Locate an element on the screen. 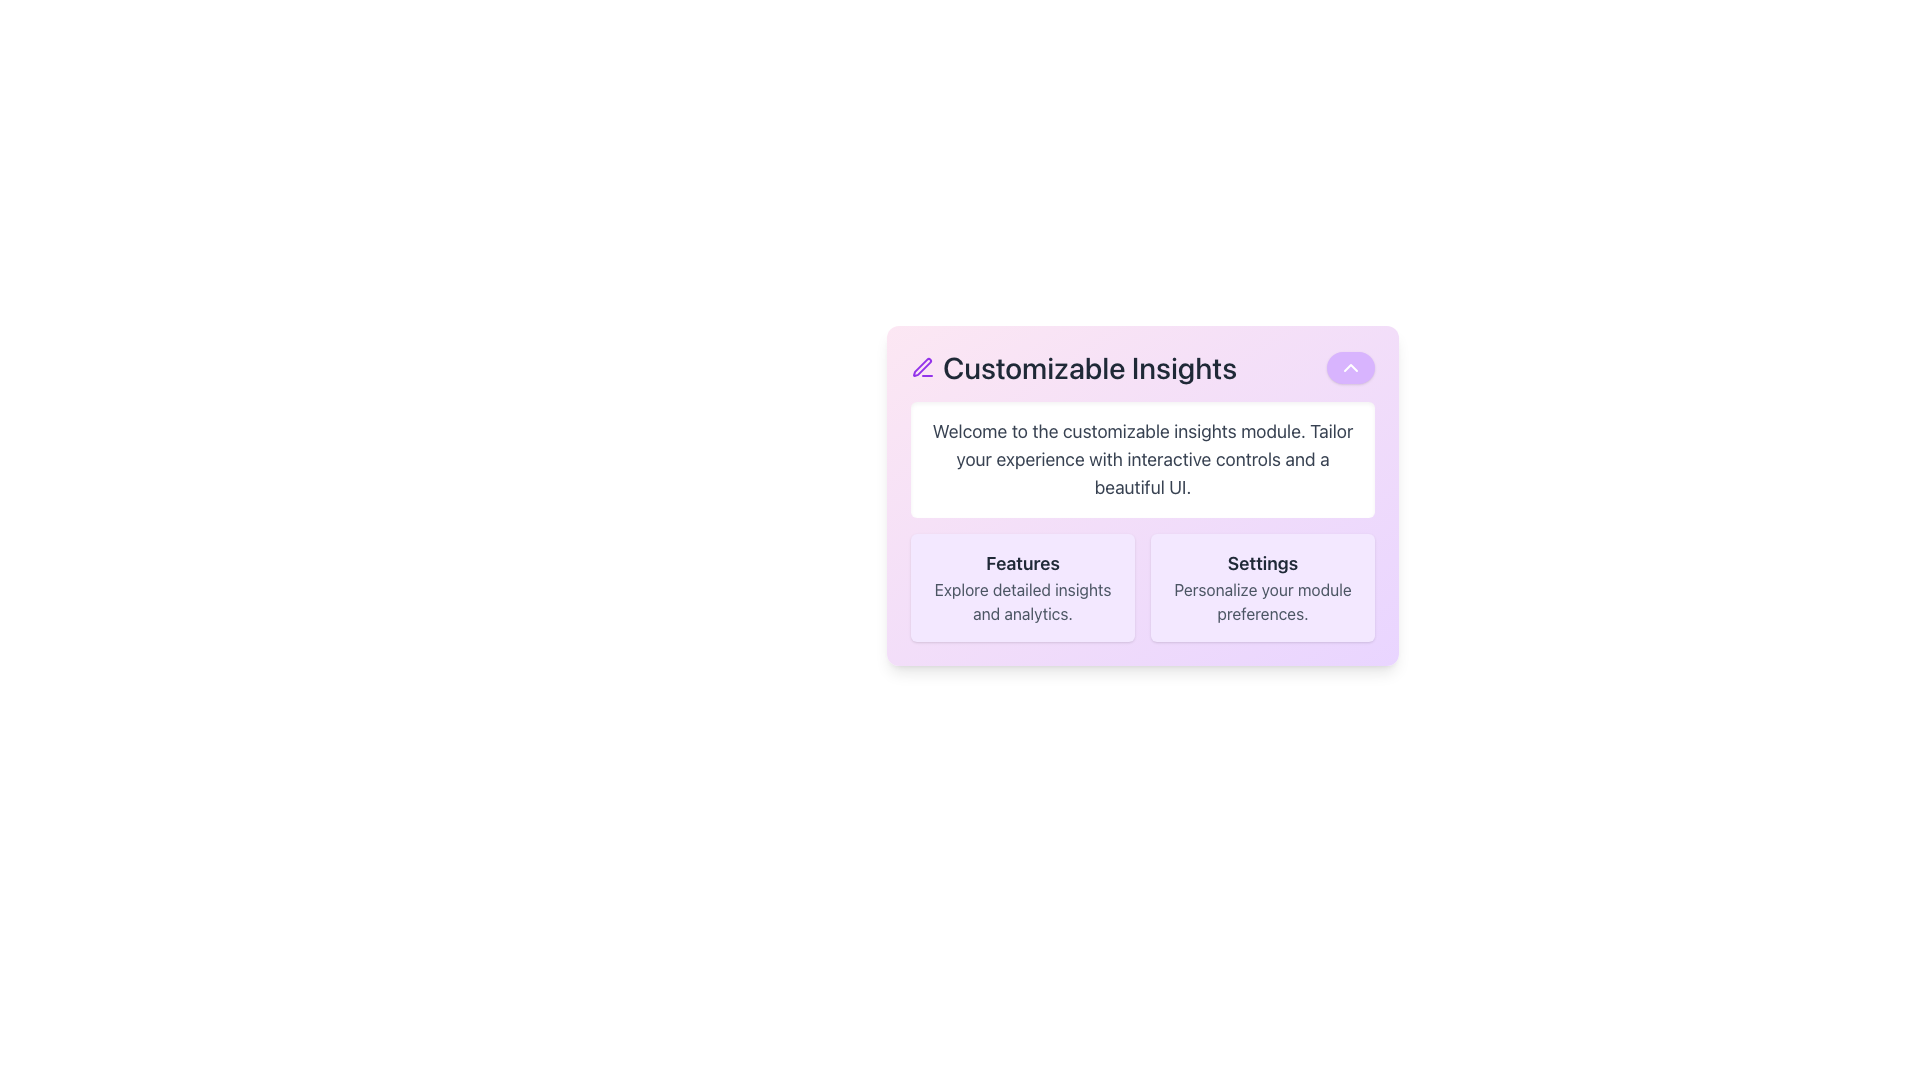  the purple-toned pen icon located to the left of the 'Customizable Insights' title is located at coordinates (921, 367).